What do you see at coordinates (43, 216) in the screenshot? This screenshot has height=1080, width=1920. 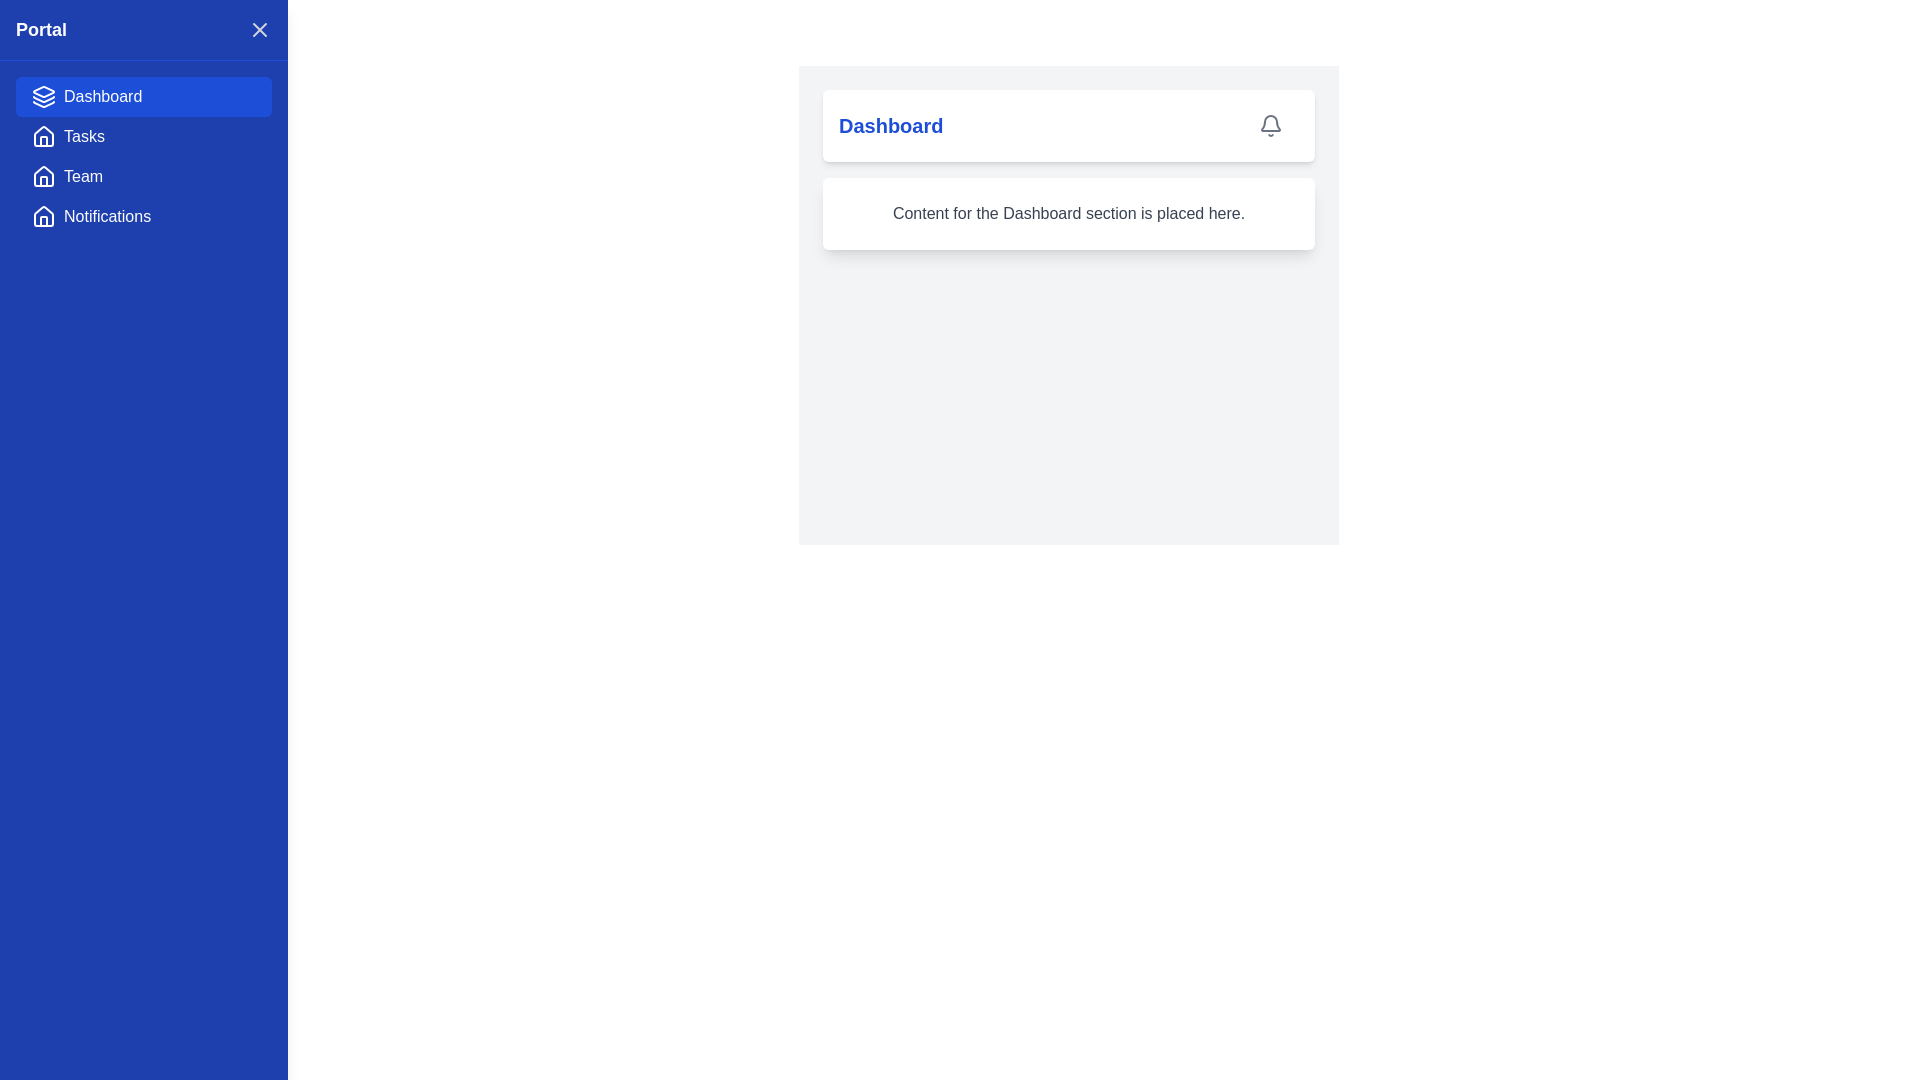 I see `the 'Notifications' icon located in the sidebar` at bounding box center [43, 216].